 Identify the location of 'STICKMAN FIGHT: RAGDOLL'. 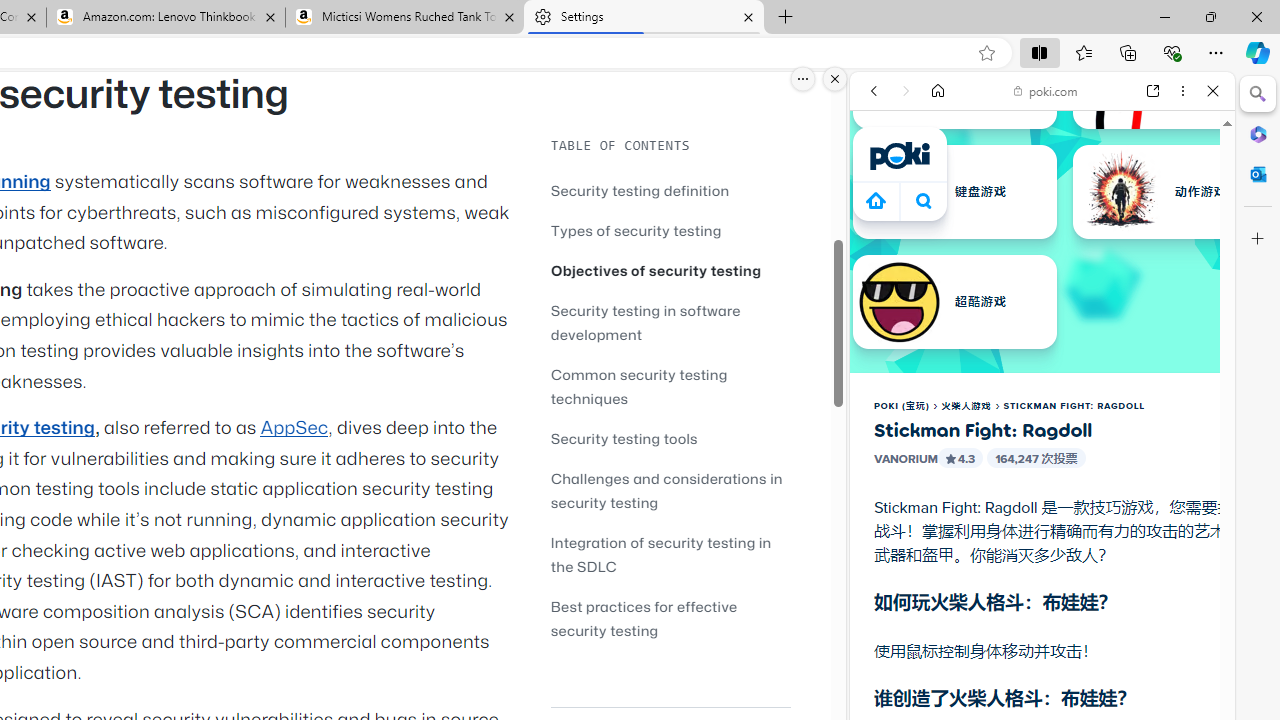
(1073, 405).